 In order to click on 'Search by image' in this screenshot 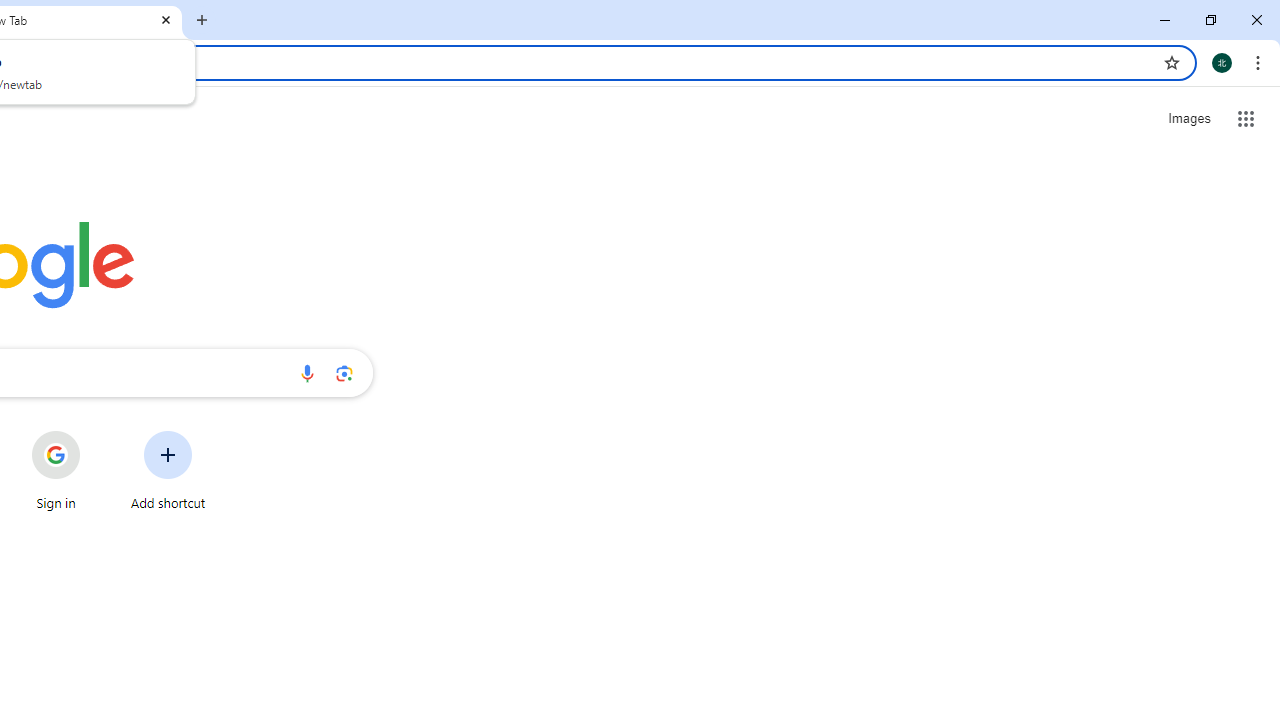, I will do `click(344, 372)`.